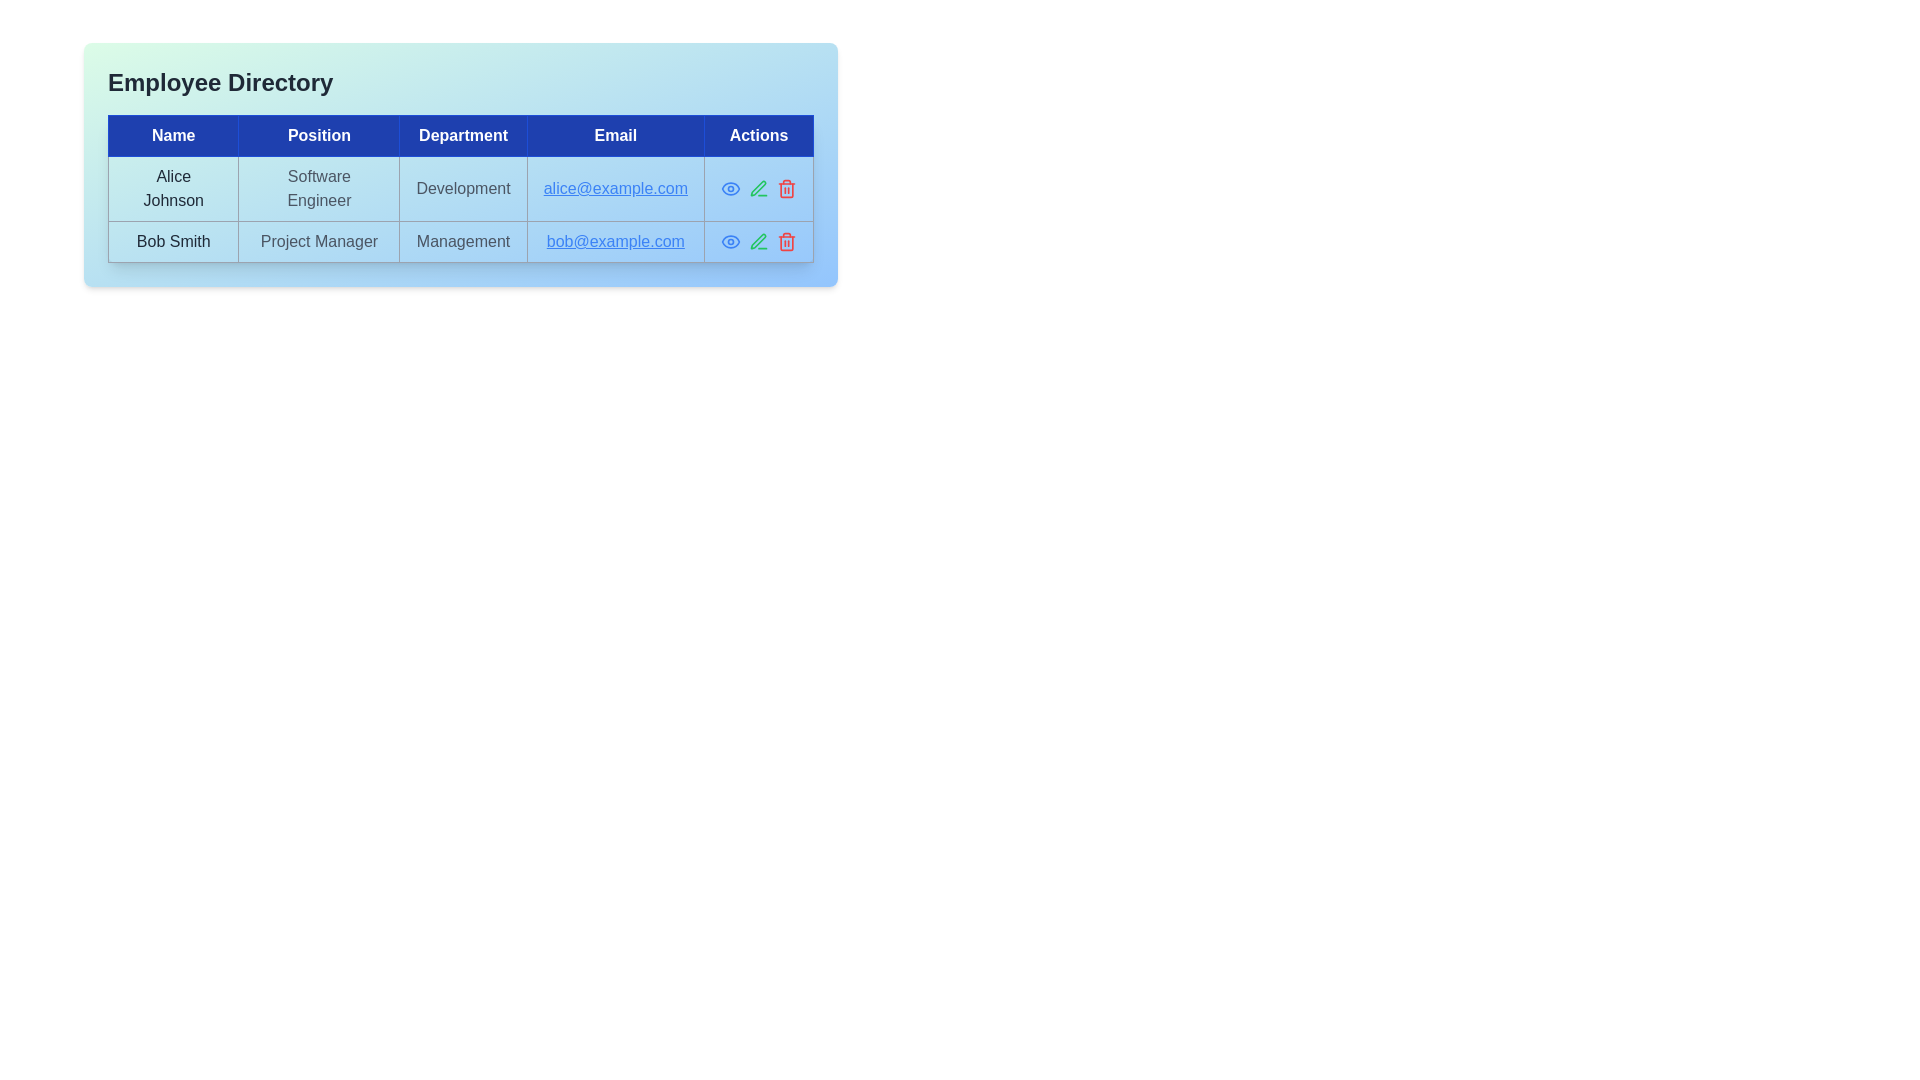 Image resolution: width=1920 pixels, height=1080 pixels. What do you see at coordinates (757, 241) in the screenshot?
I see `the green pen icon for editing located under the 'Actions' column in the second row of the Employee Directory table` at bounding box center [757, 241].